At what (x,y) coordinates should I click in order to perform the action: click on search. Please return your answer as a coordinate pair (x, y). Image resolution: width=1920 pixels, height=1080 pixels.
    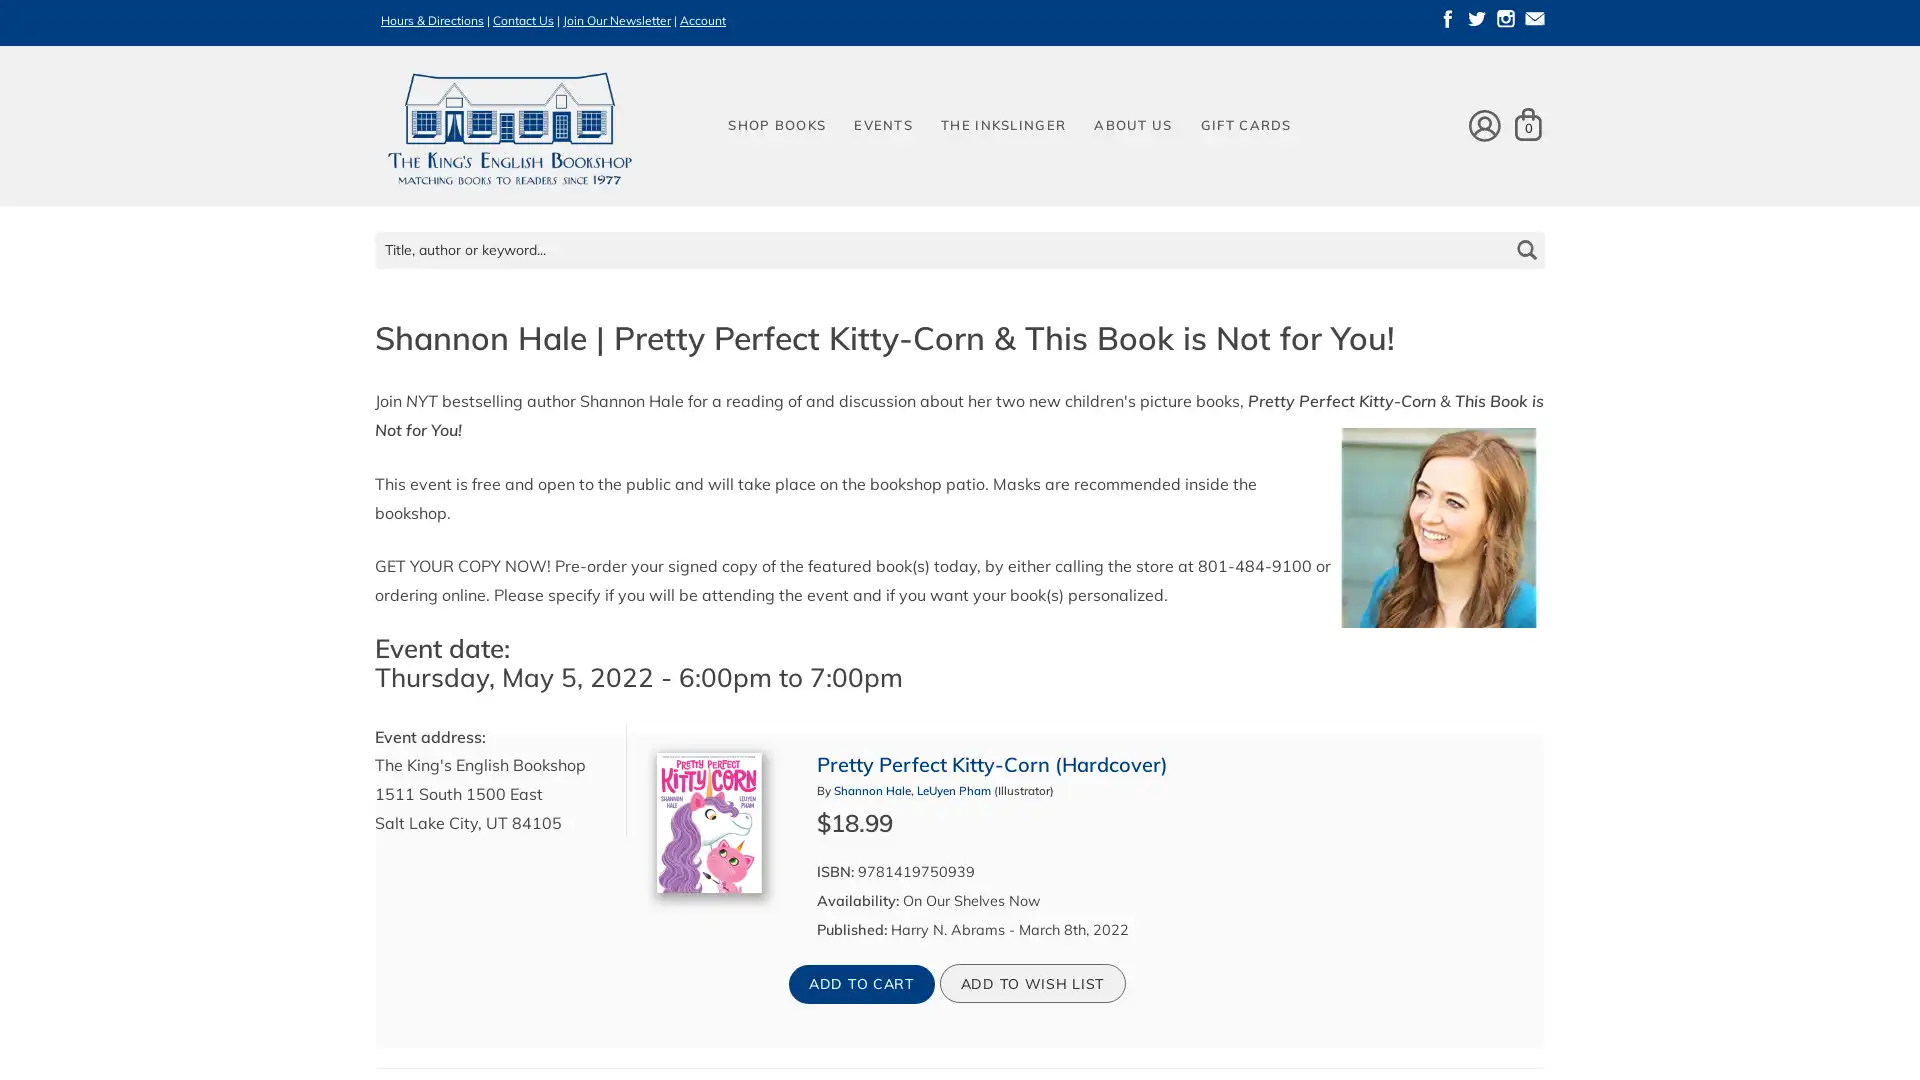
    Looking at the image, I should click on (1524, 234).